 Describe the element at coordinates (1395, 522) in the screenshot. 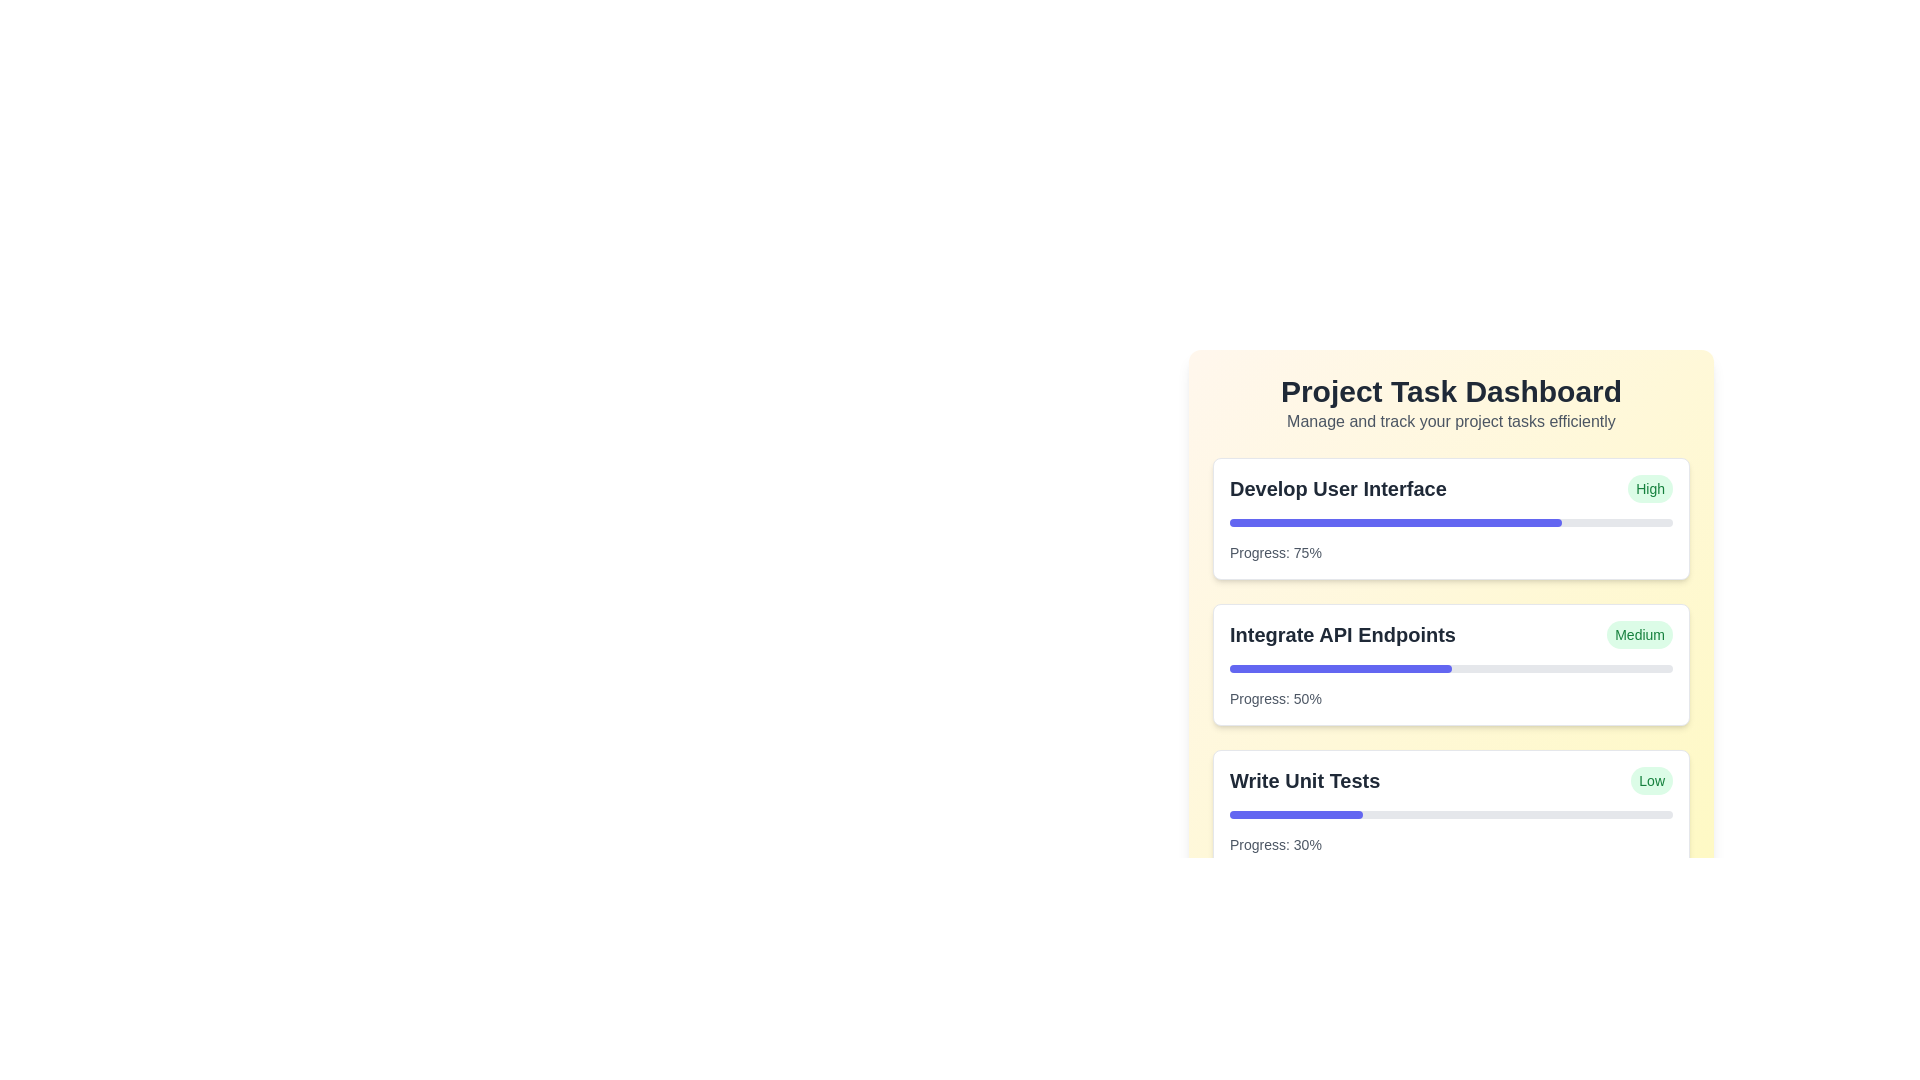

I see `the filled portion of the progress bar indicating 75% completion for the 'Develop User Interface' task in the Project Task Dashboard` at that location.